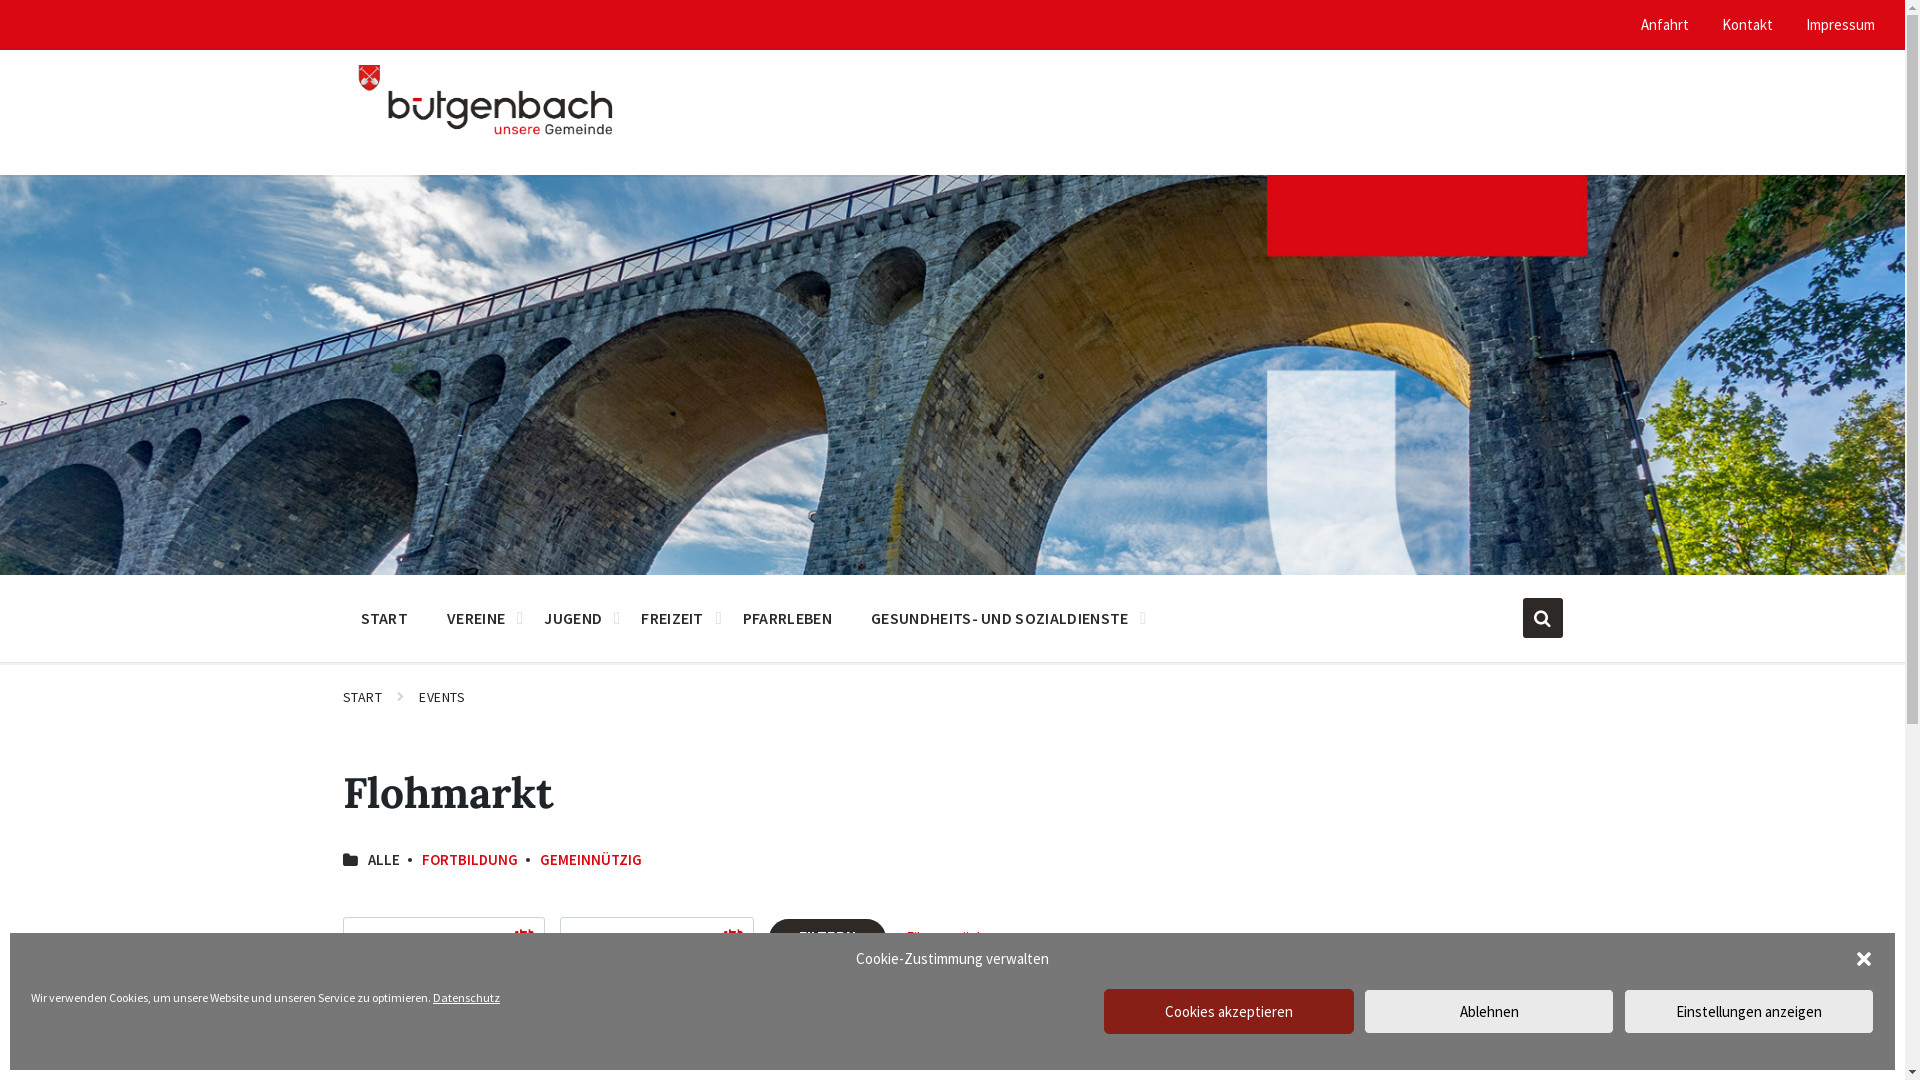  Describe the element at coordinates (1746, 24) in the screenshot. I see `'Kontakt'` at that location.